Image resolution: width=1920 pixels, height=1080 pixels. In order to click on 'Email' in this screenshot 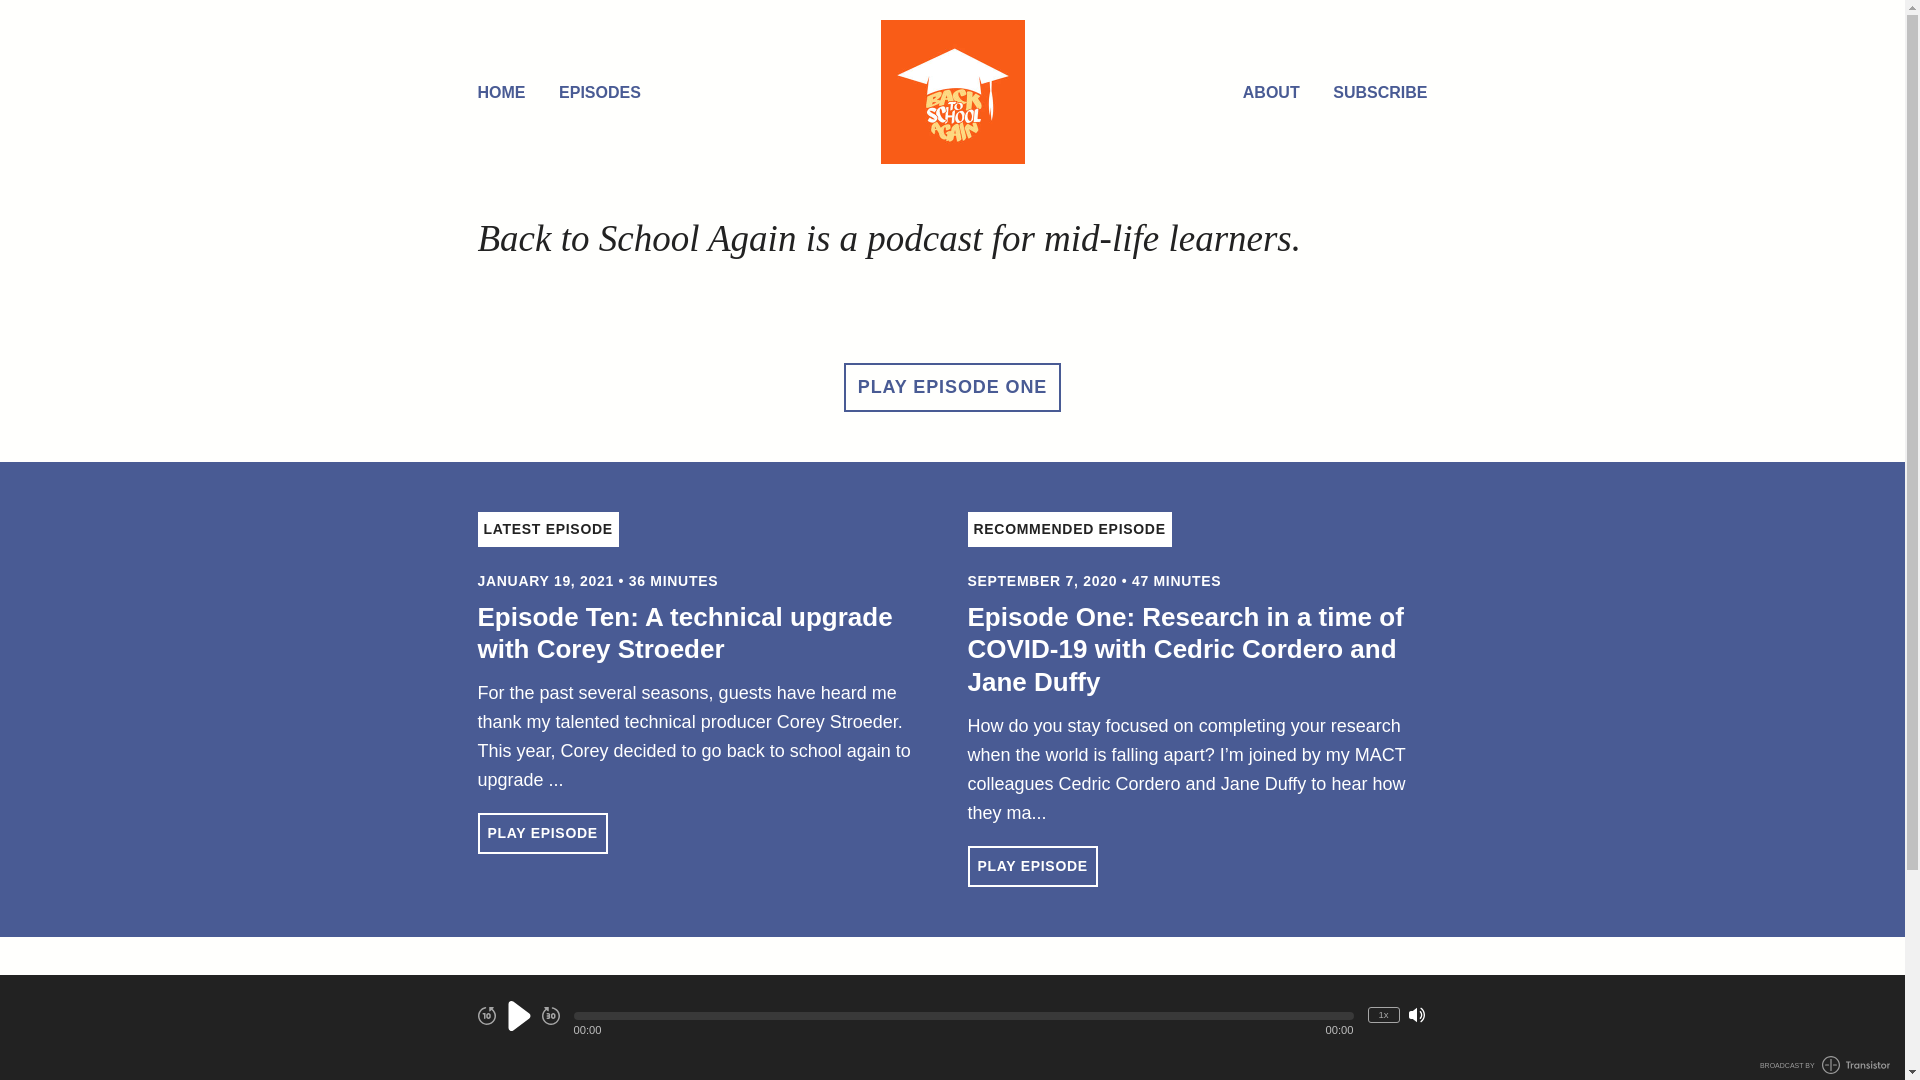, I will do `click(878, 1023)`.